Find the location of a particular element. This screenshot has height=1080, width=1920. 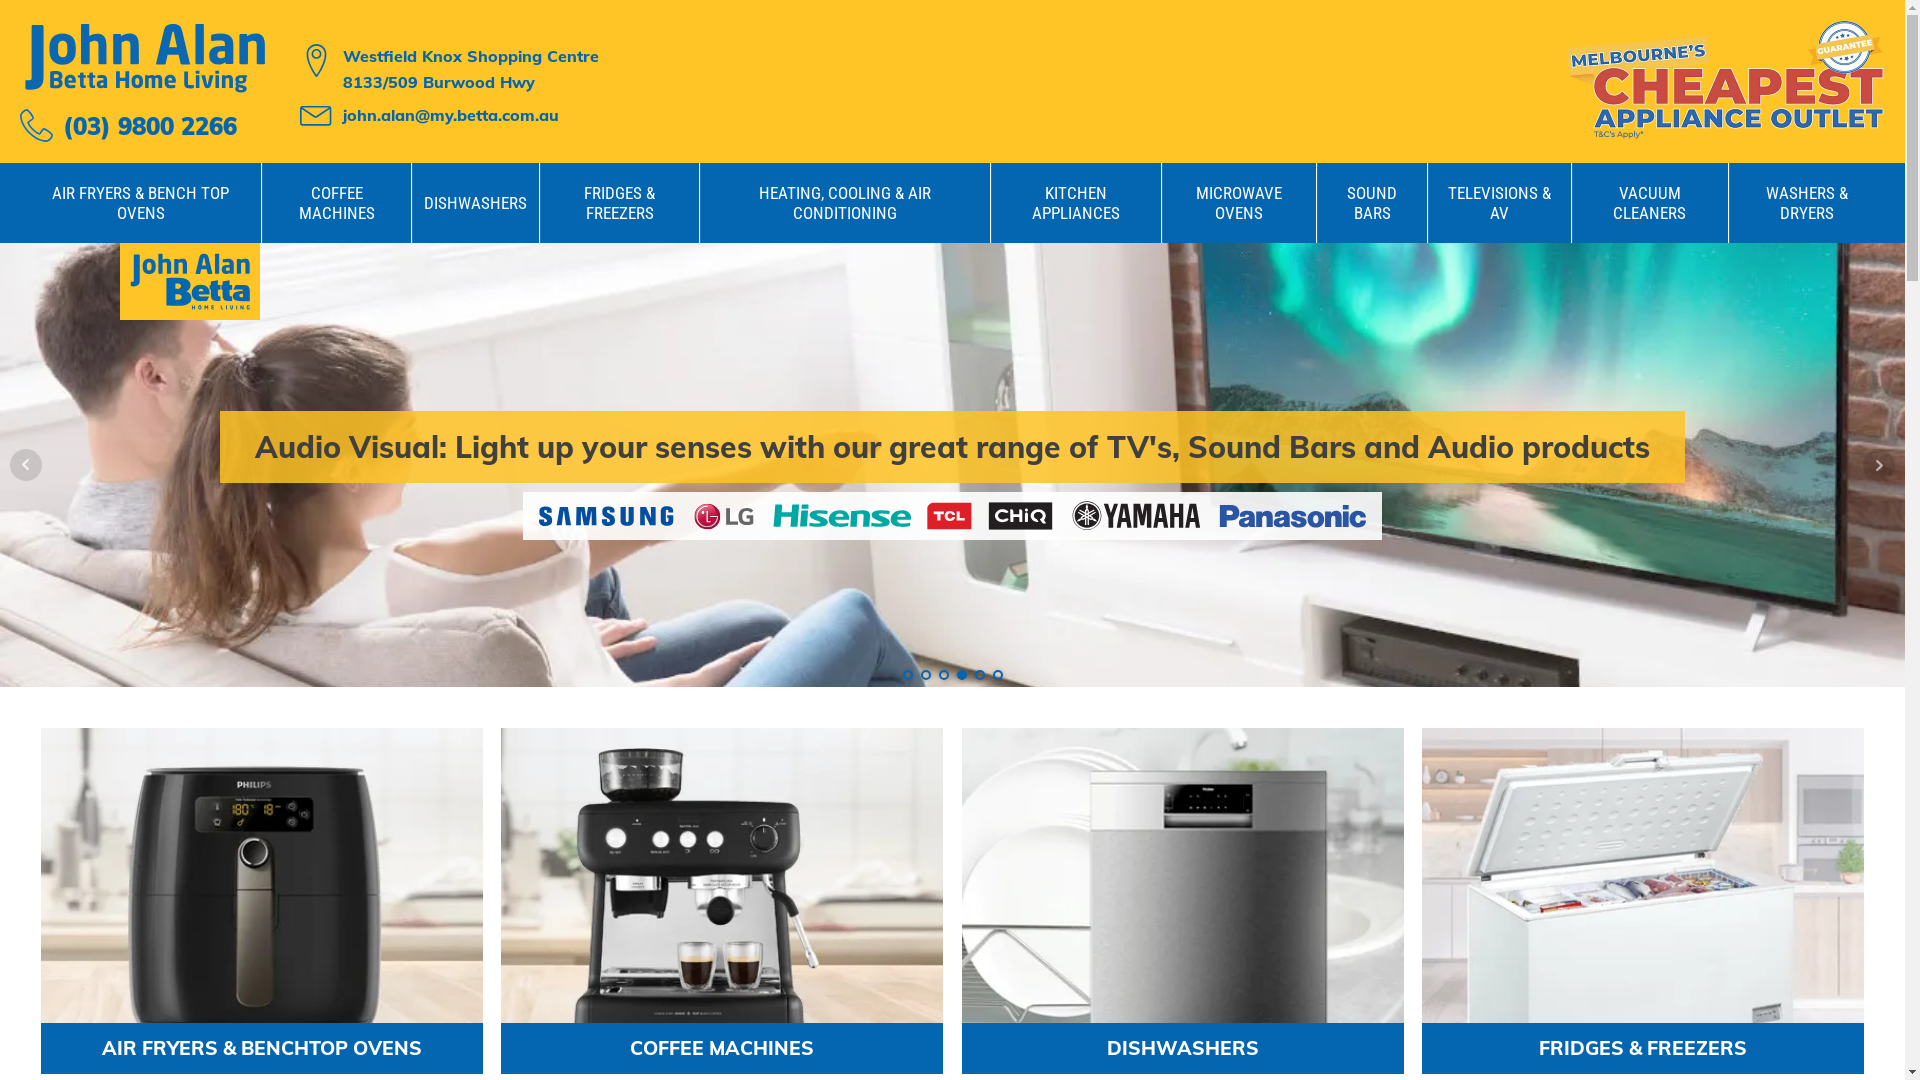

'Prev' is located at coordinates (9, 465).